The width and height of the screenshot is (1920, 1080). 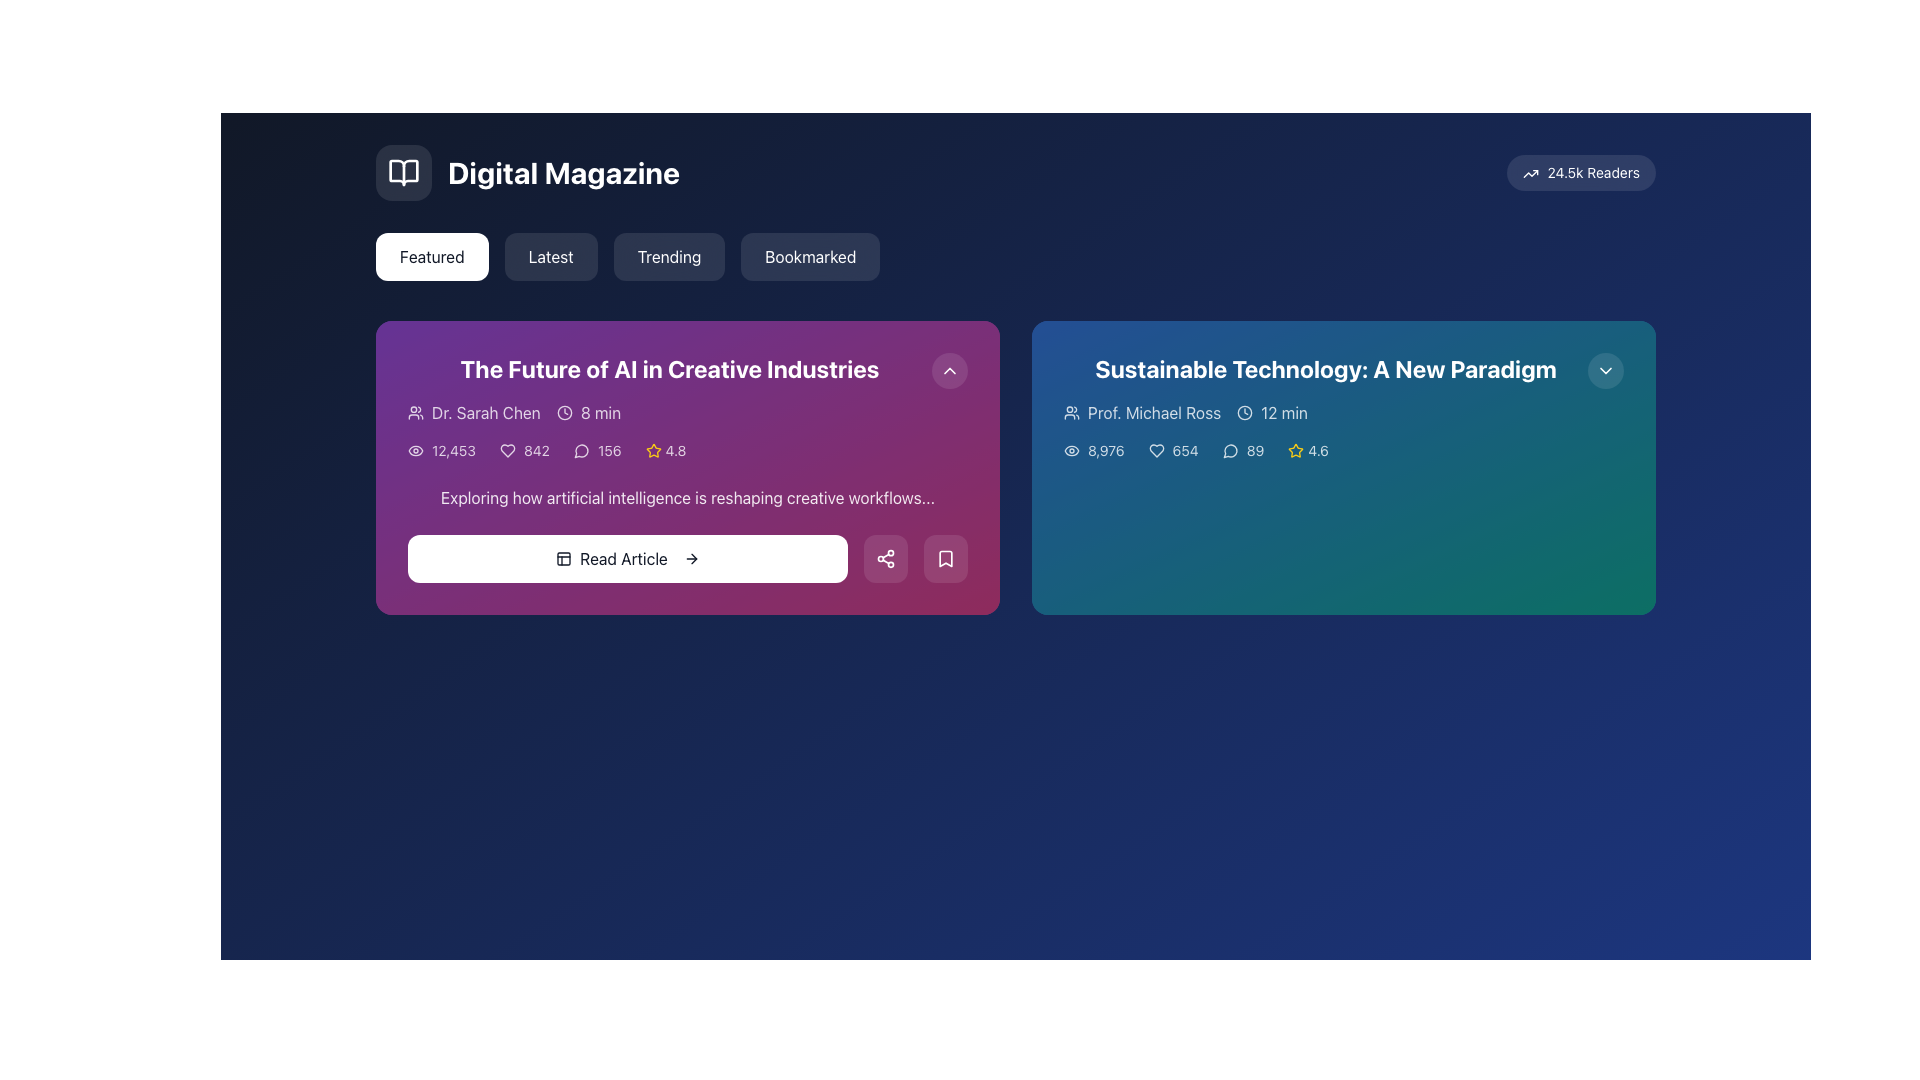 I want to click on displayed number '89' from the message bubble icon located within the blue card titled 'Sustainable Technology: A New Paradigm', so click(x=1242, y=451).